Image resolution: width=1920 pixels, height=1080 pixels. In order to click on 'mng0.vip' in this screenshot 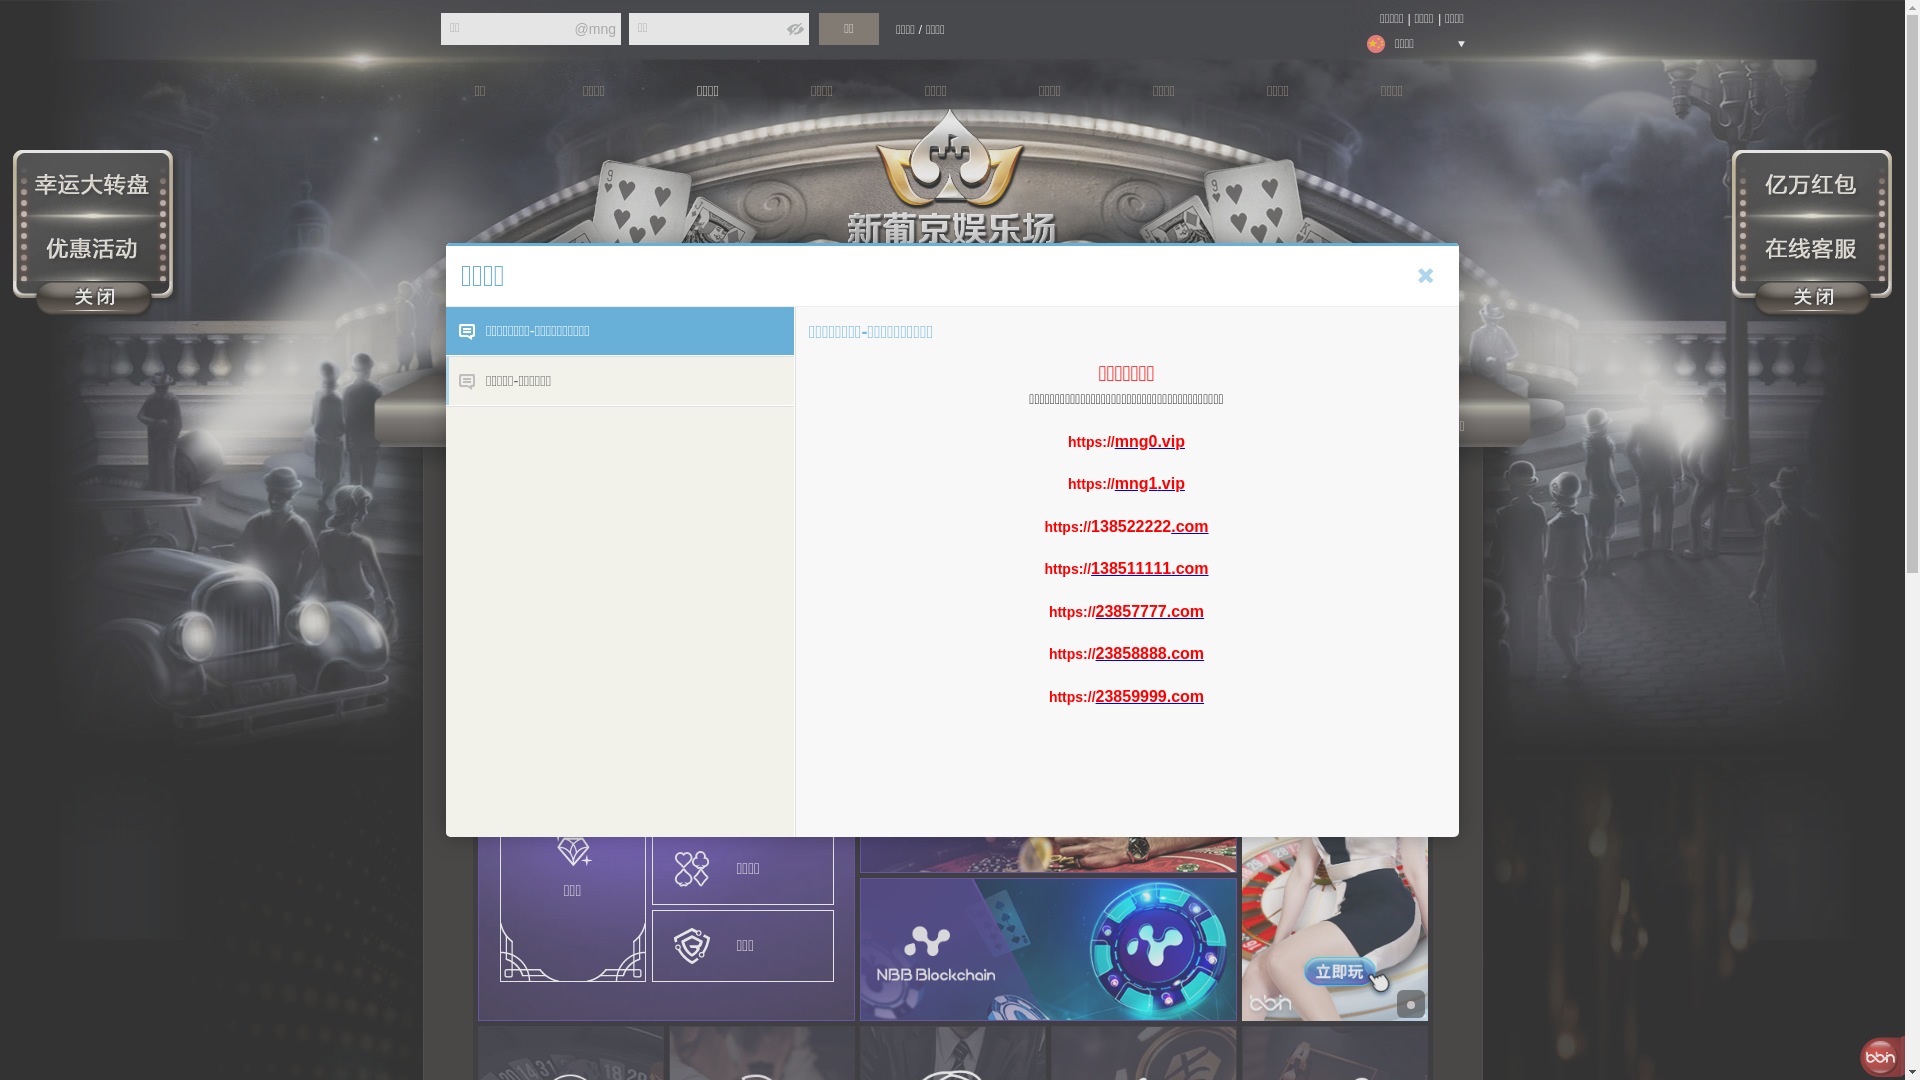, I will do `click(1150, 439)`.